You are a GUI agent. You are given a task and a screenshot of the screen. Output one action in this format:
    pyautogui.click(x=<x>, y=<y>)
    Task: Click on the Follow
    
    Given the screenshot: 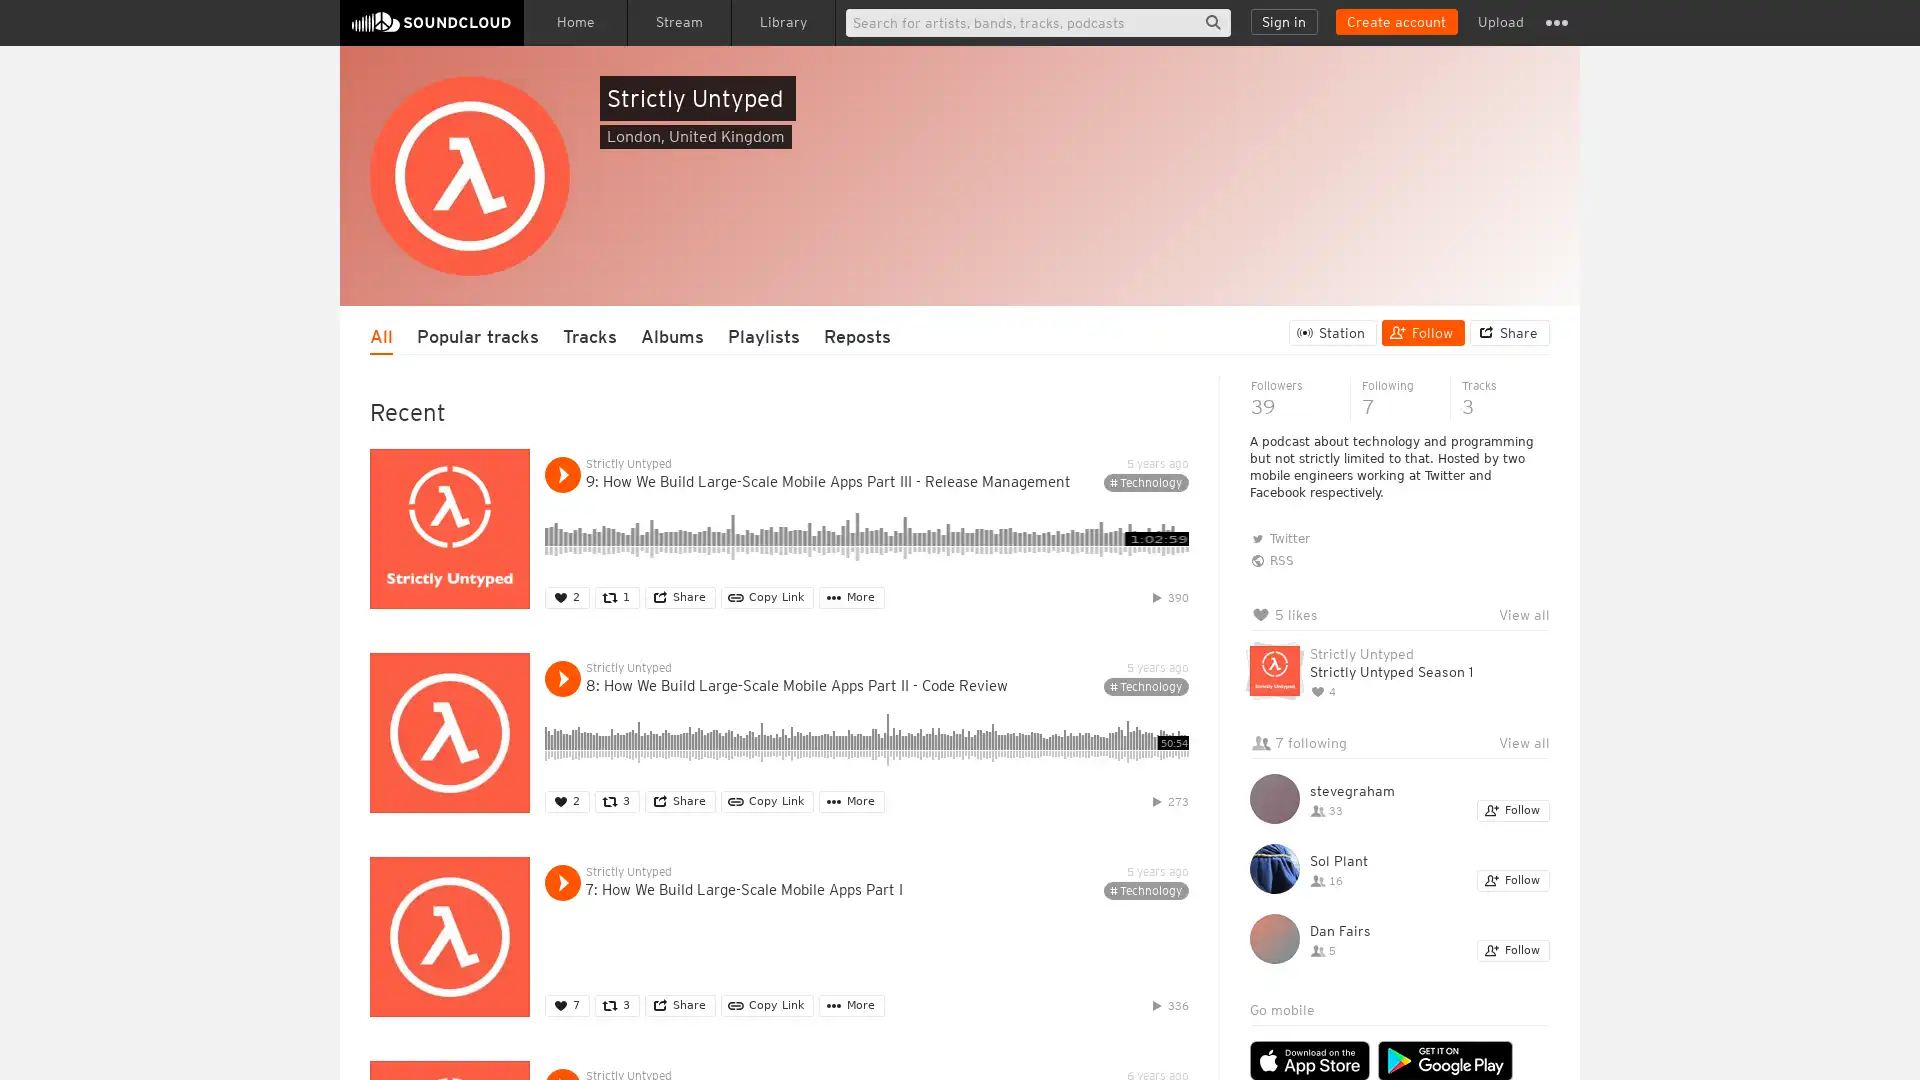 What is the action you would take?
    pyautogui.click(x=1513, y=879)
    